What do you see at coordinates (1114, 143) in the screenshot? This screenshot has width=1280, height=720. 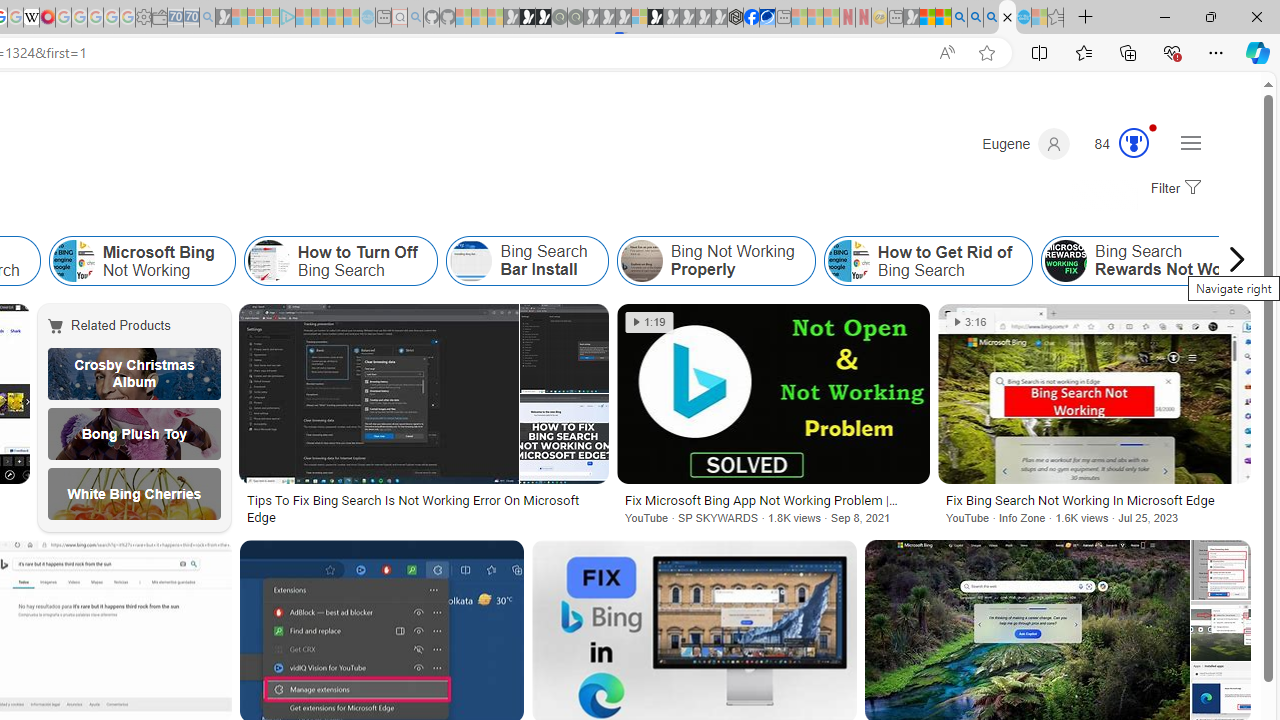 I see `'Microsoft Rewards 84'` at bounding box center [1114, 143].